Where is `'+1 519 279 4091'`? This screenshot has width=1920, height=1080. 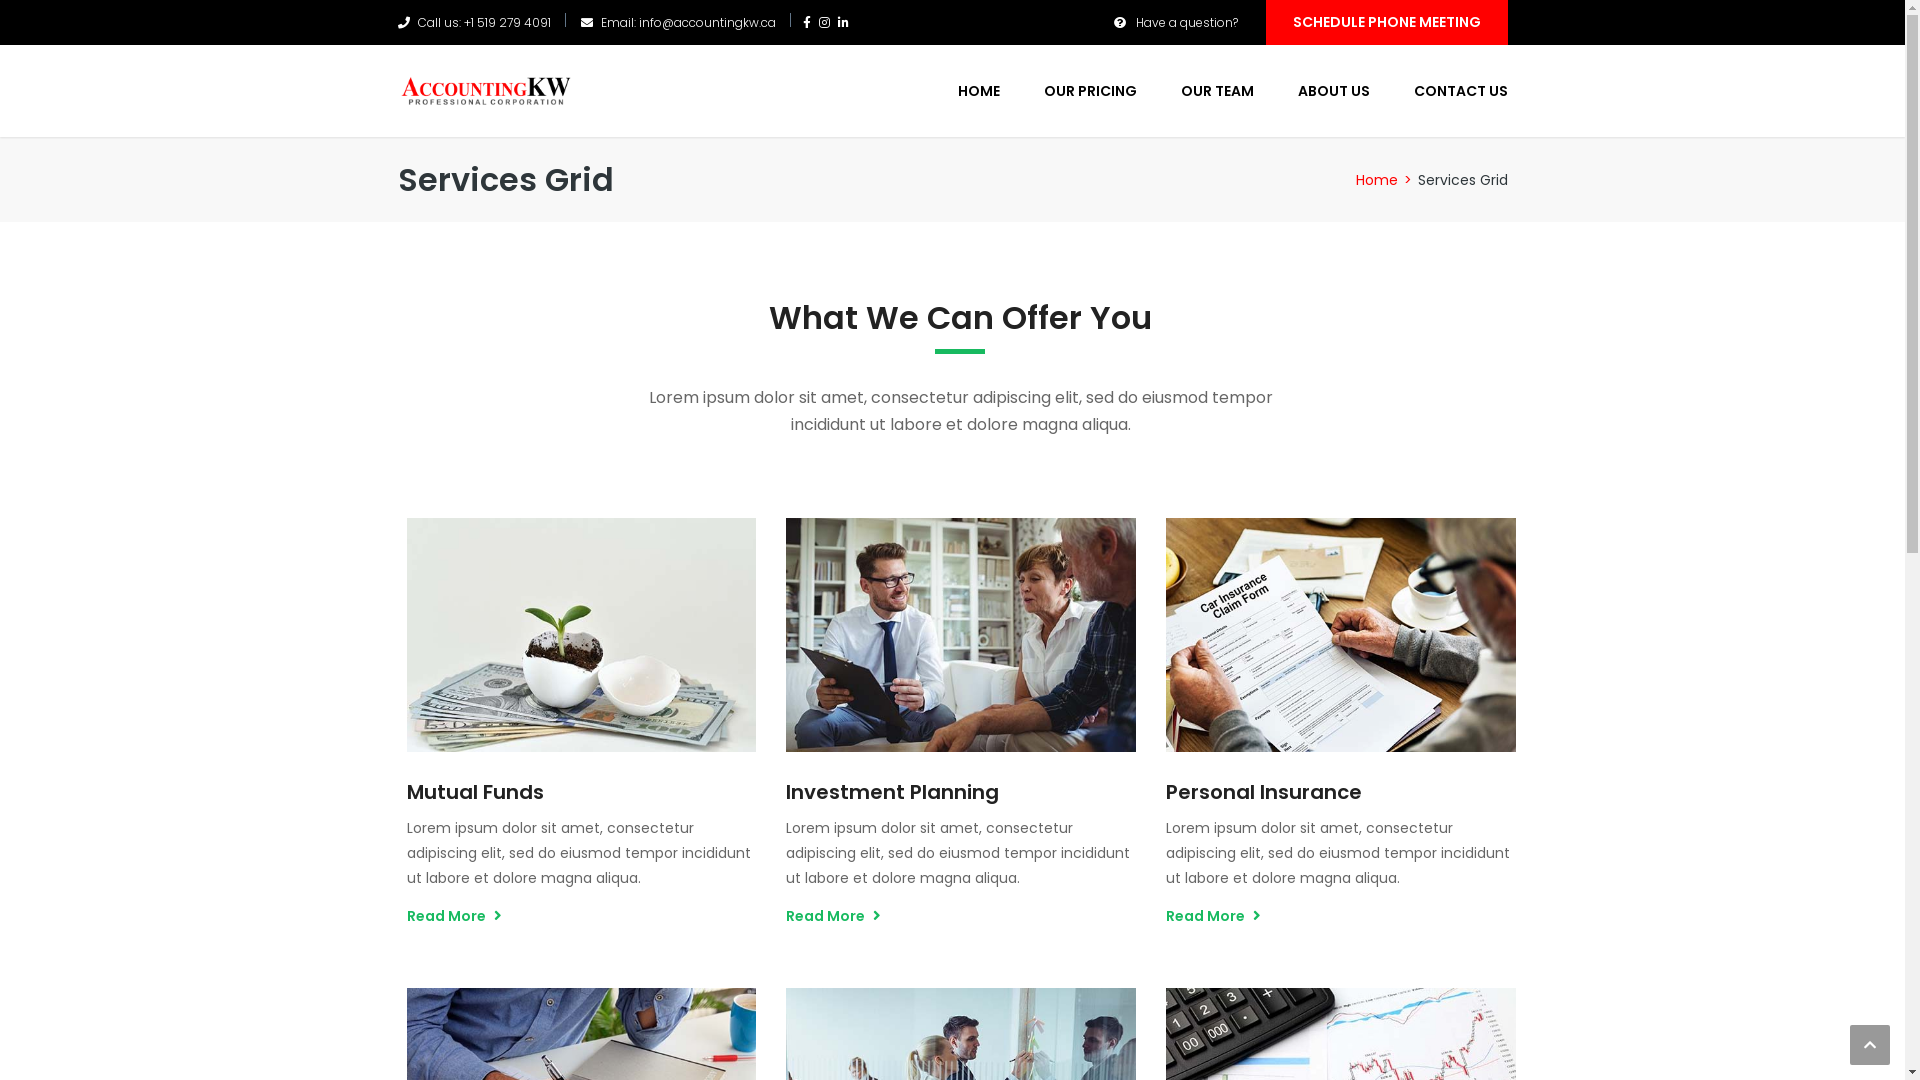 '+1 519 279 4091' is located at coordinates (463, 22).